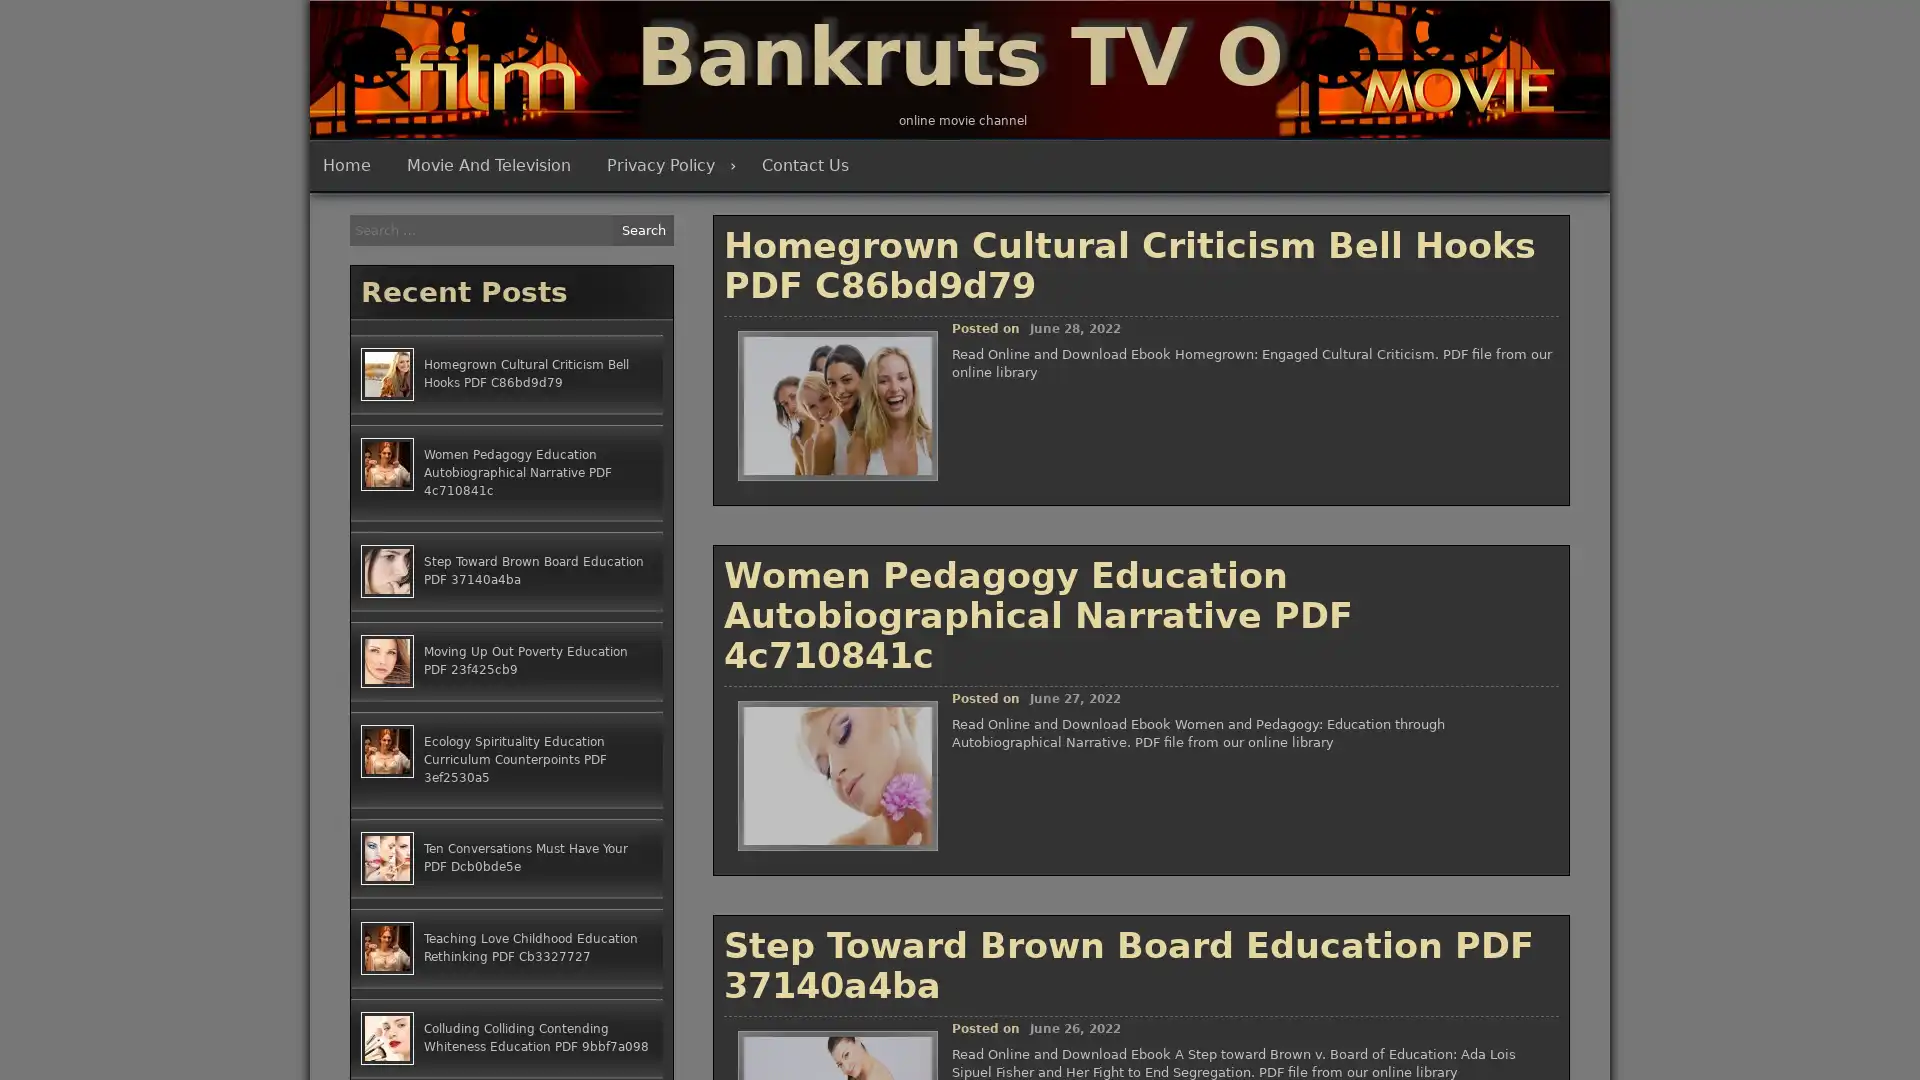 Image resolution: width=1920 pixels, height=1080 pixels. I want to click on Search, so click(643, 229).